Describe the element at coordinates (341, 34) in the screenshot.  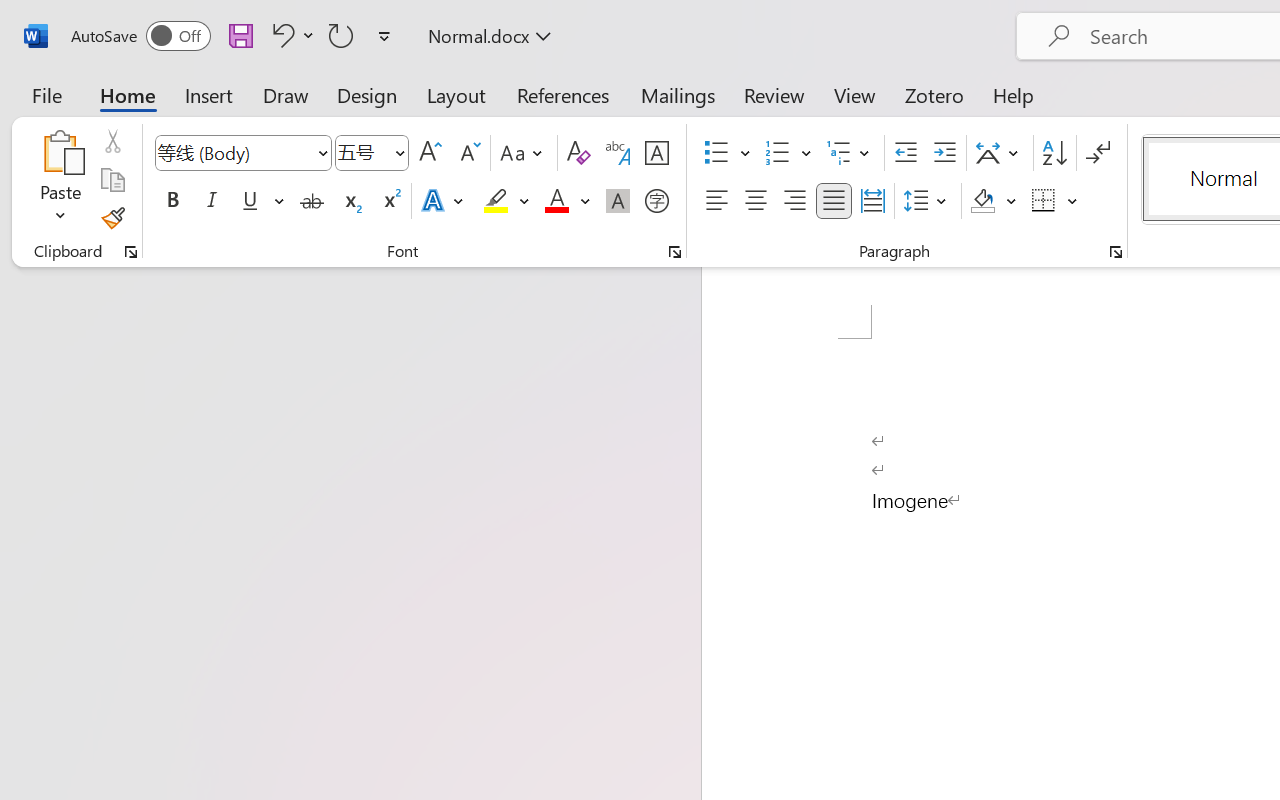
I see `'Repeat Style'` at that location.